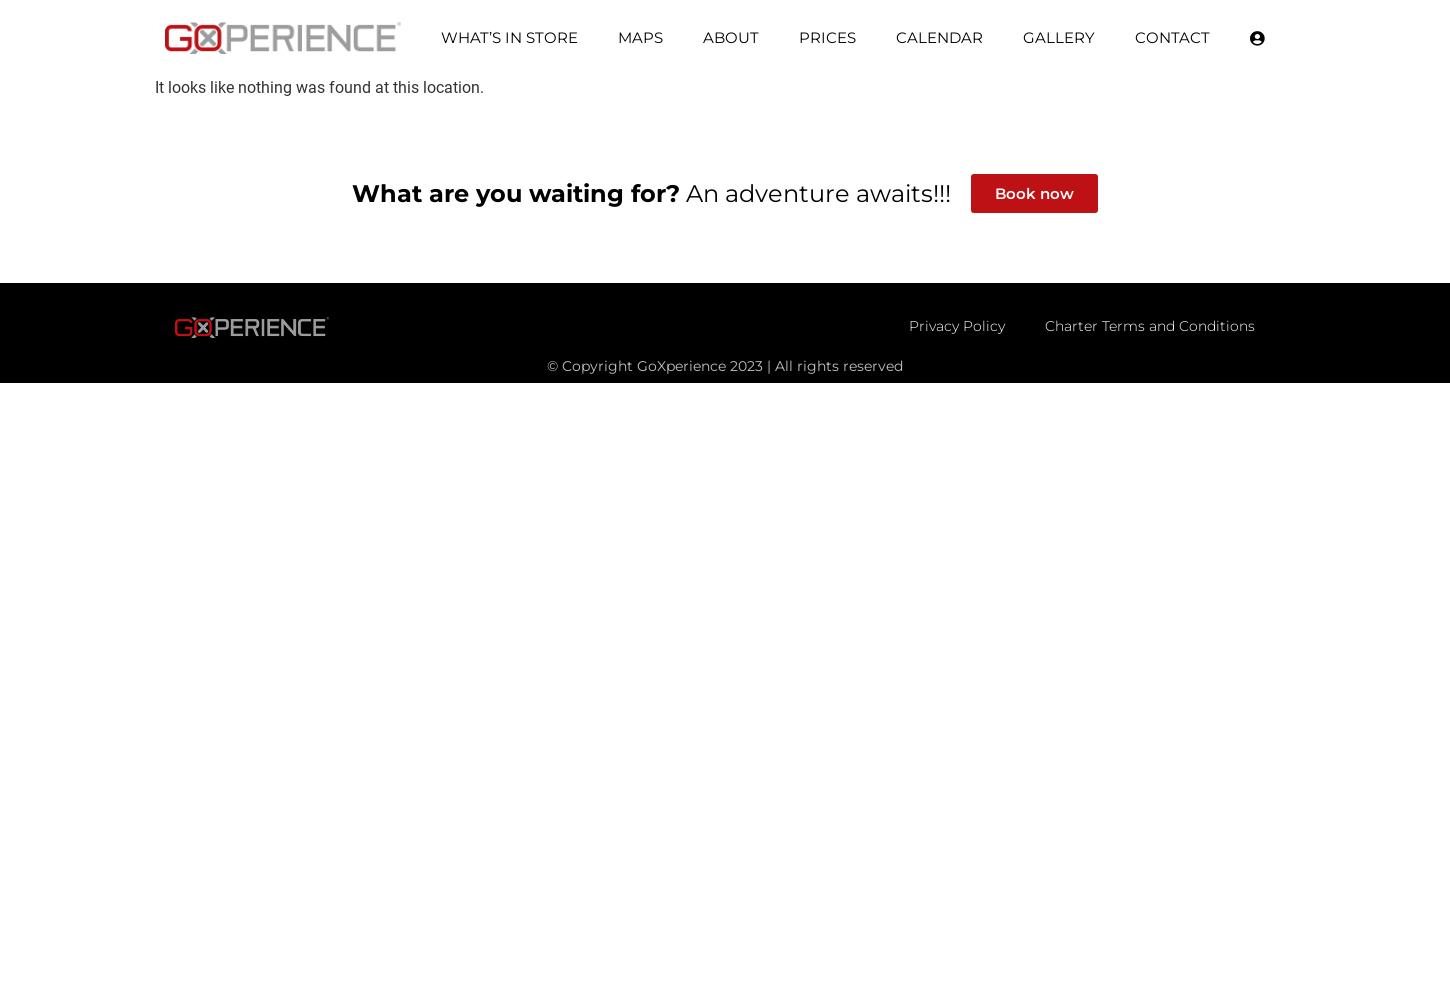 The height and width of the screenshot is (1000, 1450). I want to click on '© Copyright GoXperience 2023   |   All rights reserved', so click(725, 365).